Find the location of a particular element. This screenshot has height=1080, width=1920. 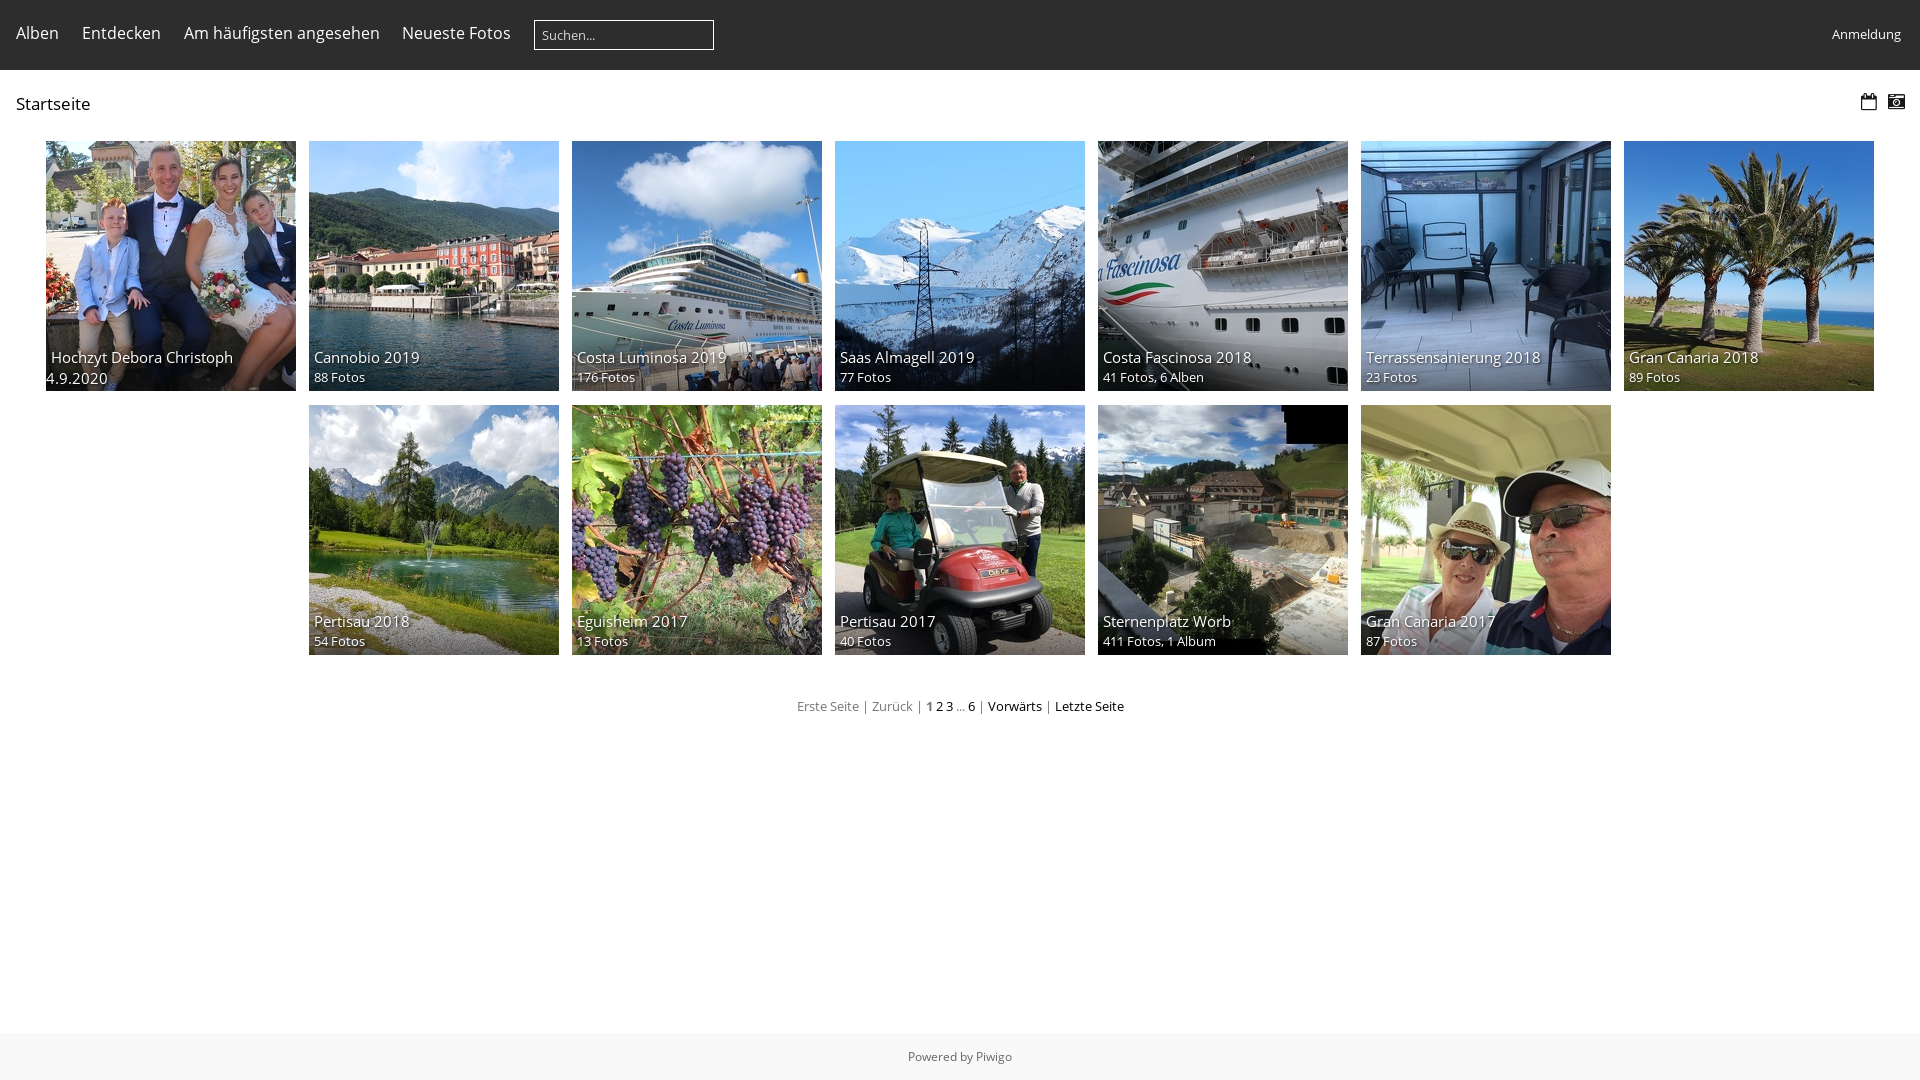

'Gran Canaria 2018 is located at coordinates (1747, 265).